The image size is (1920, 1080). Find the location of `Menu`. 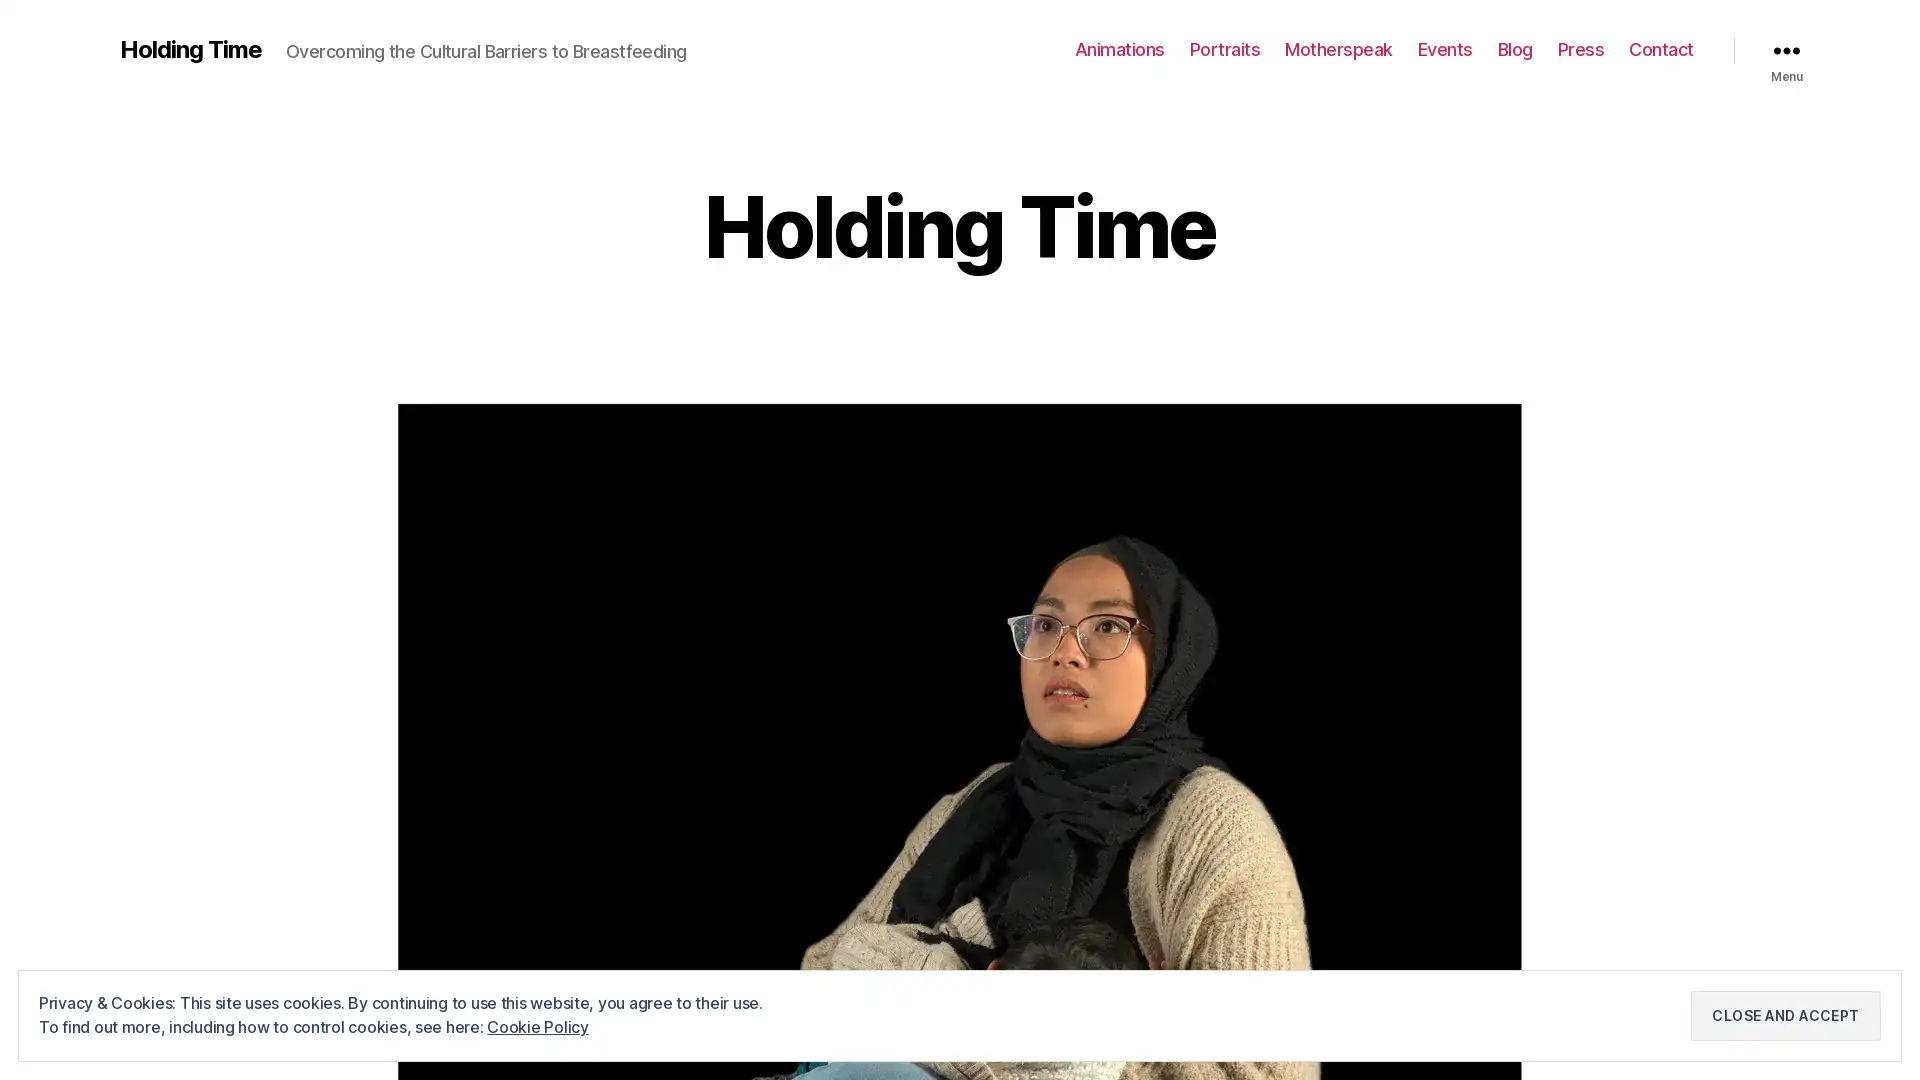

Menu is located at coordinates (1786, 49).